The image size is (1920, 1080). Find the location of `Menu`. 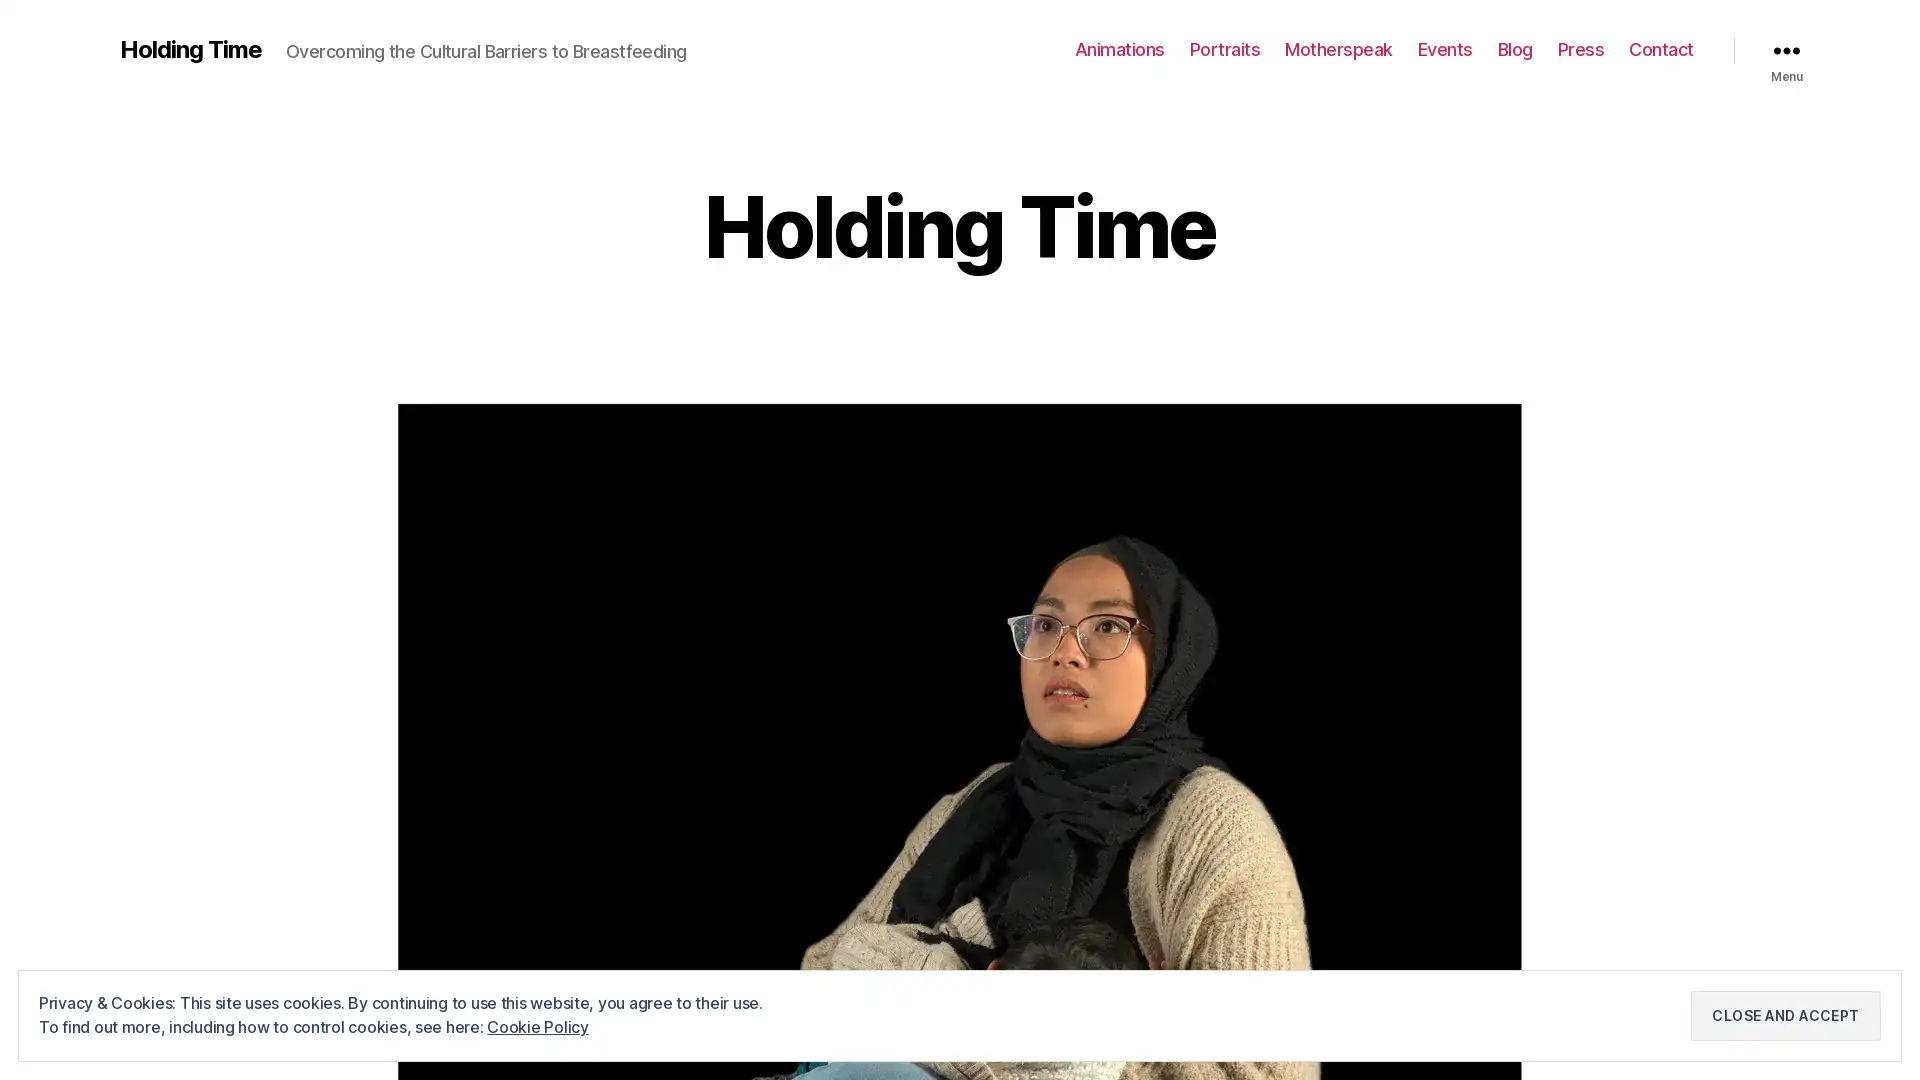

Menu is located at coordinates (1786, 49).